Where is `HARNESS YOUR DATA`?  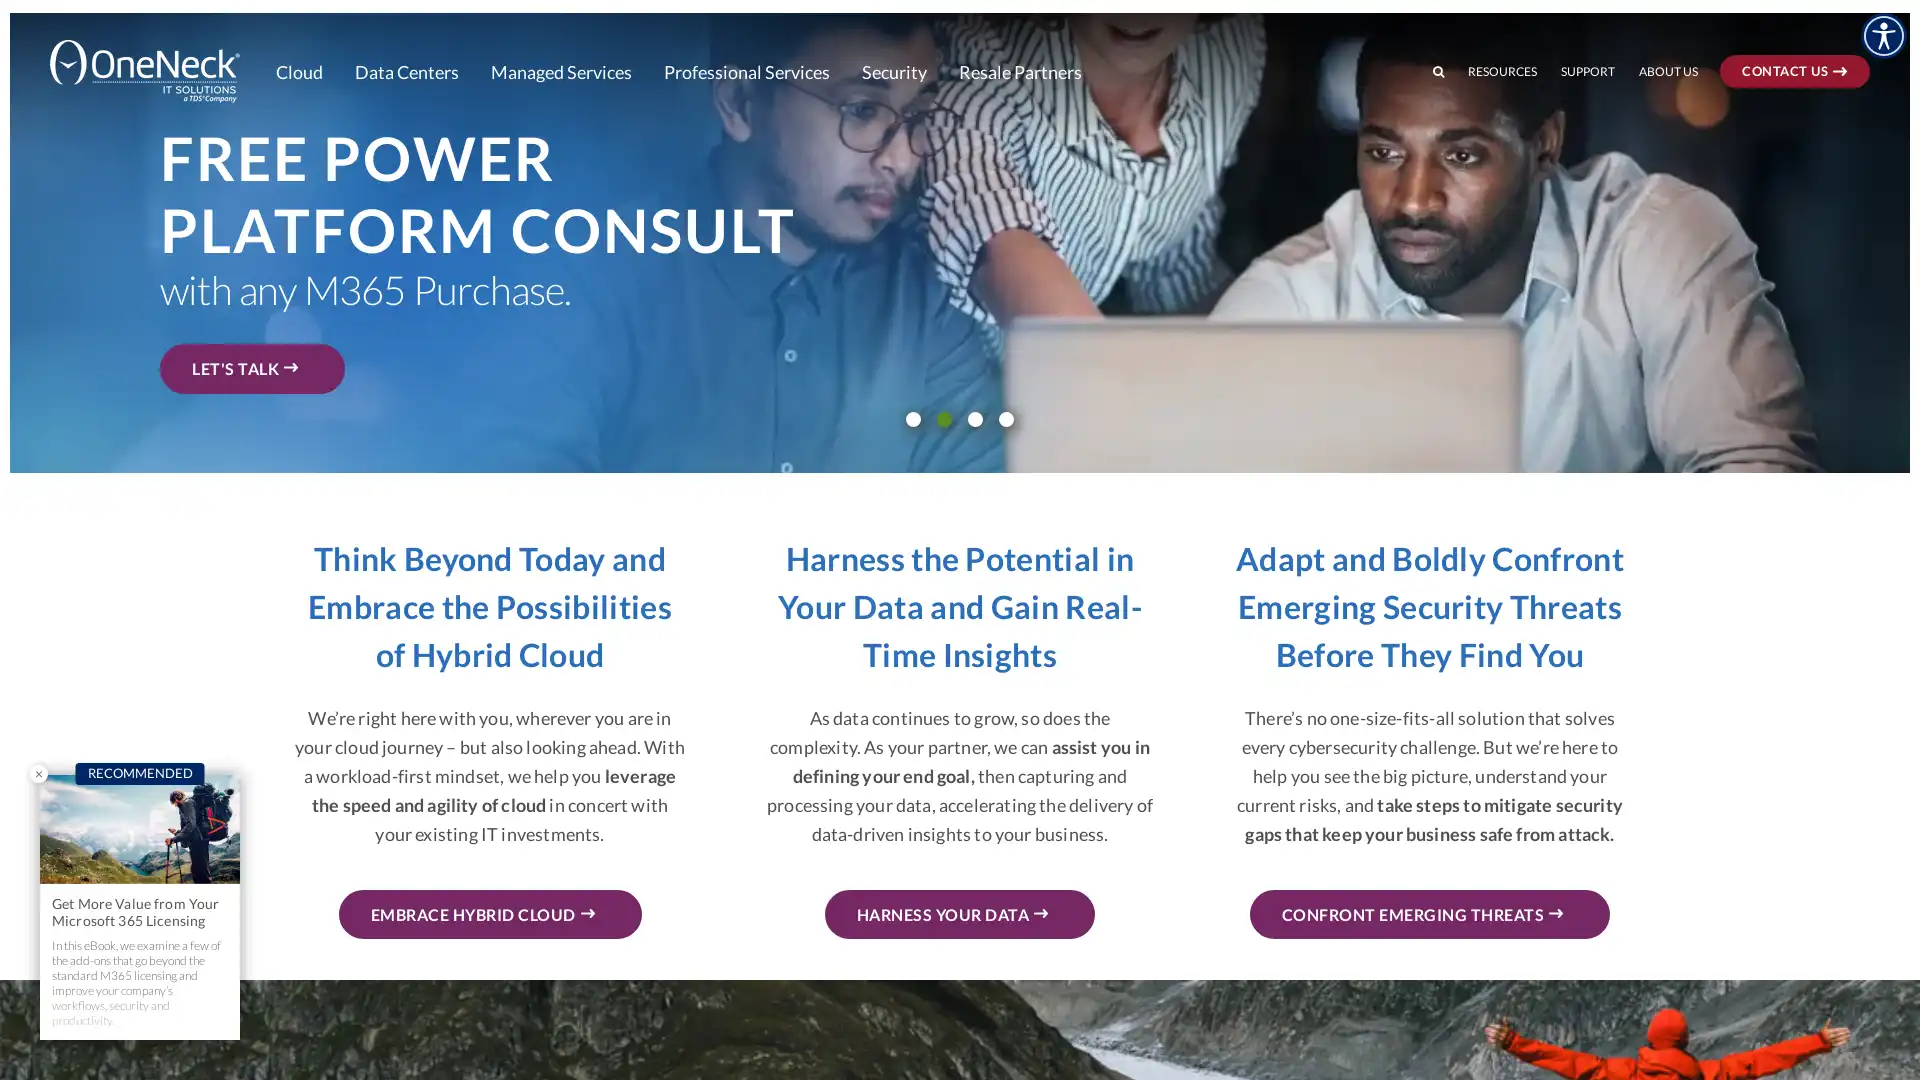 HARNESS YOUR DATA is located at coordinates (958, 914).